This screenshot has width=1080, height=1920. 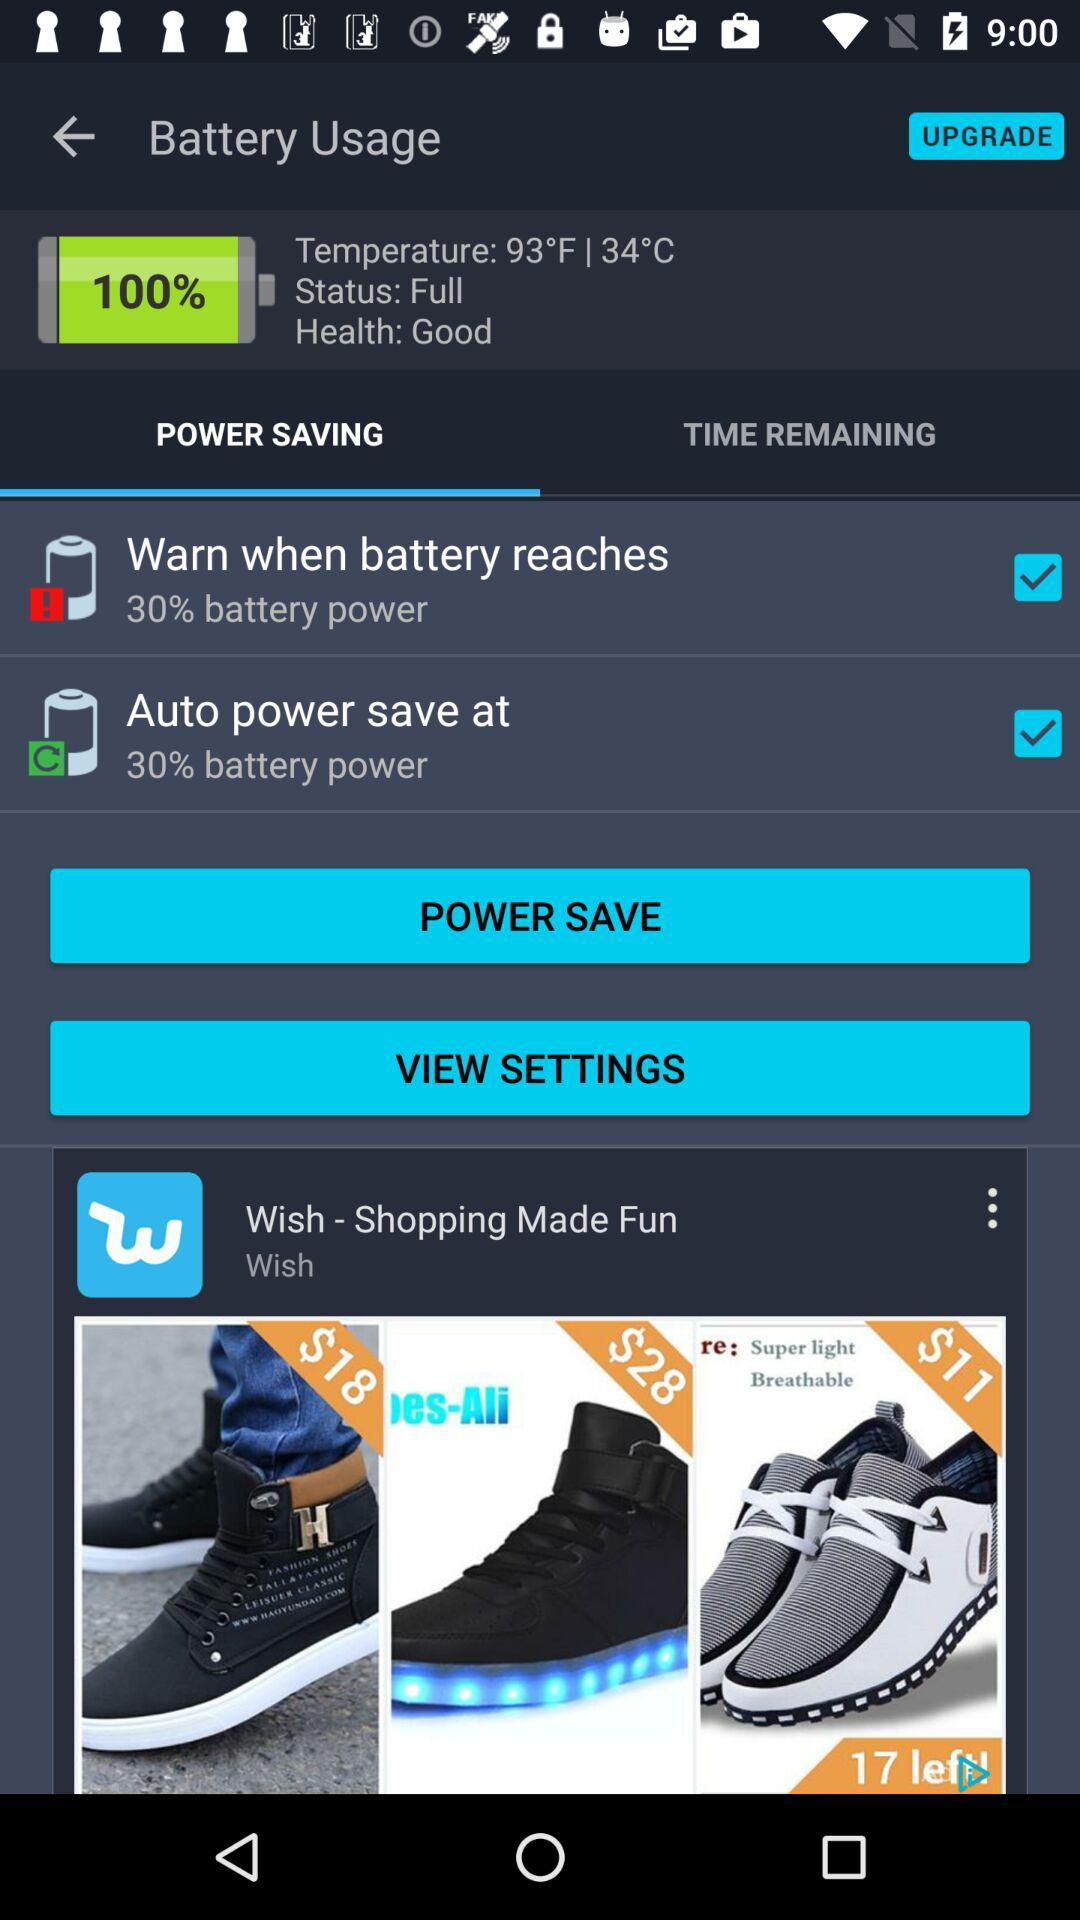 What do you see at coordinates (985, 135) in the screenshot?
I see `upgrade` at bounding box center [985, 135].